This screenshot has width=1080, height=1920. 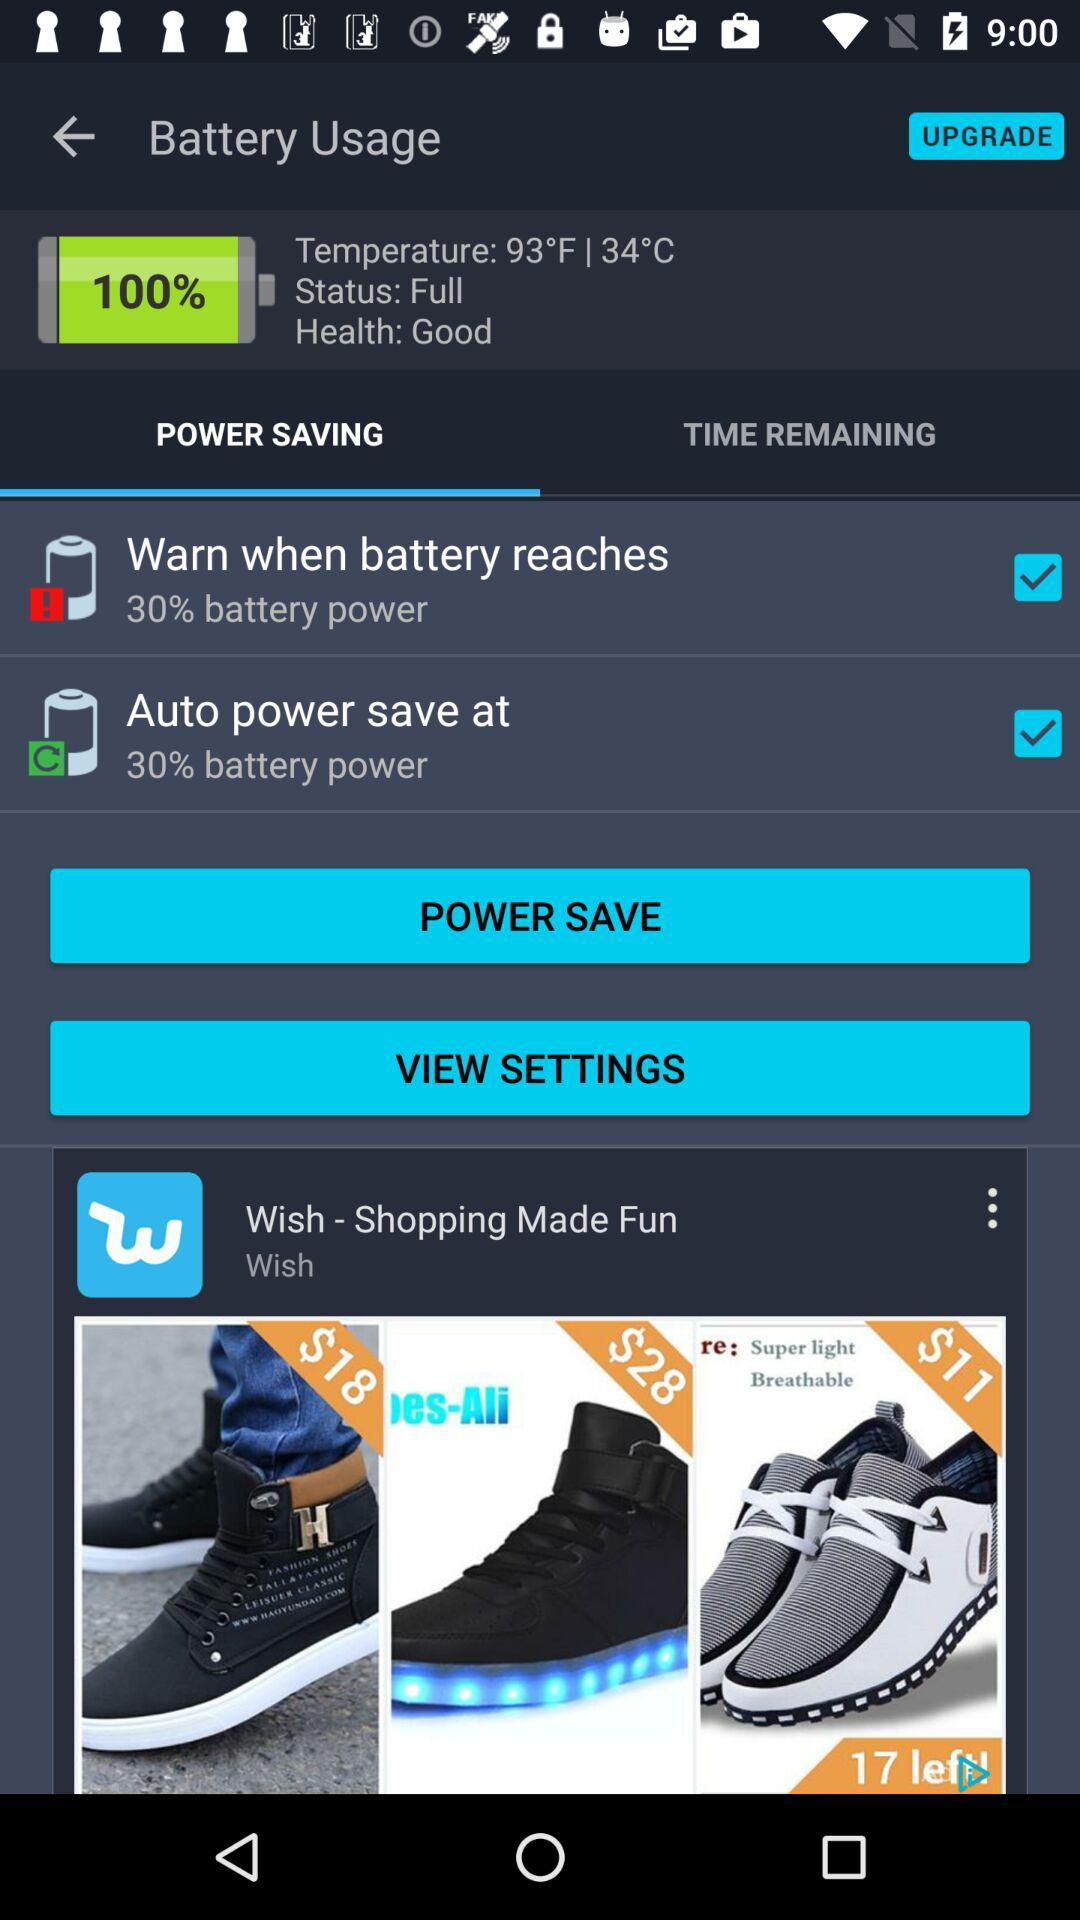 What do you see at coordinates (985, 135) in the screenshot?
I see `upgrade` at bounding box center [985, 135].